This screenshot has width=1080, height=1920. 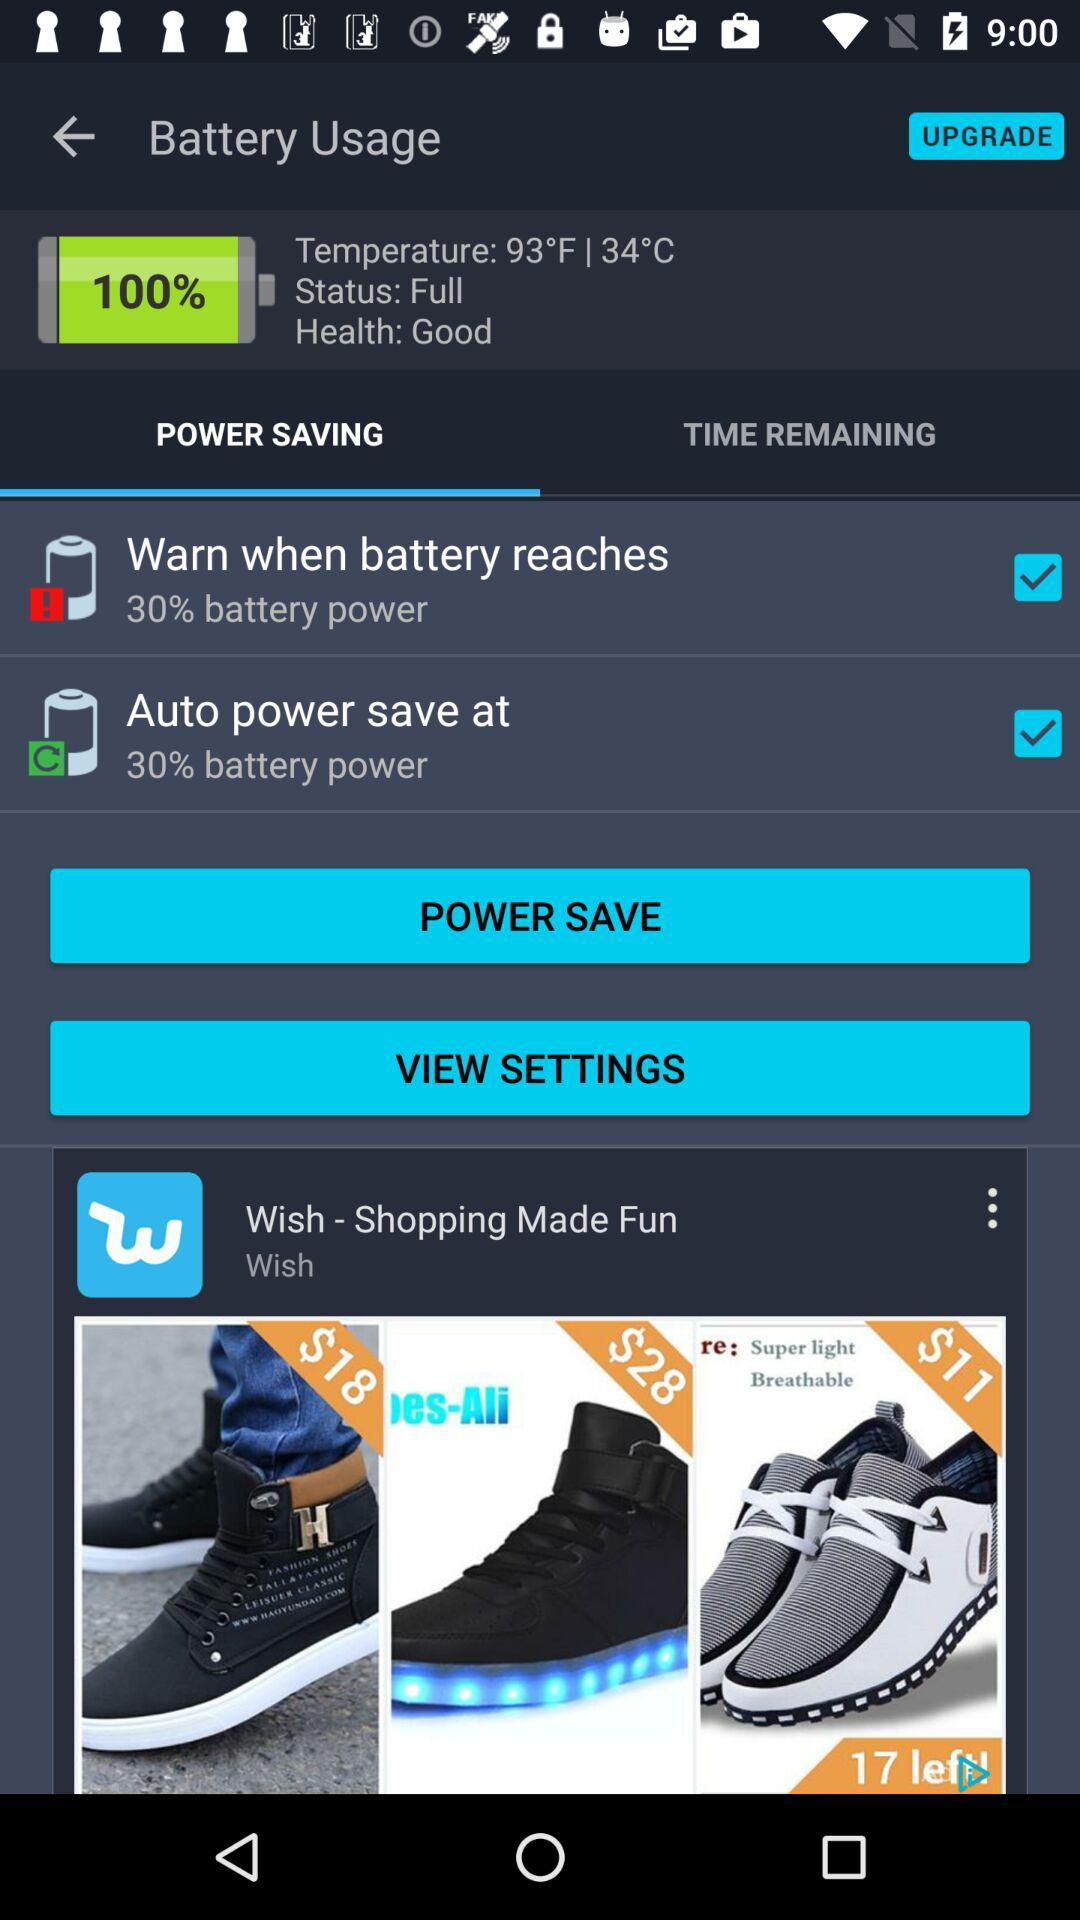 What do you see at coordinates (985, 135) in the screenshot?
I see `upgrade` at bounding box center [985, 135].